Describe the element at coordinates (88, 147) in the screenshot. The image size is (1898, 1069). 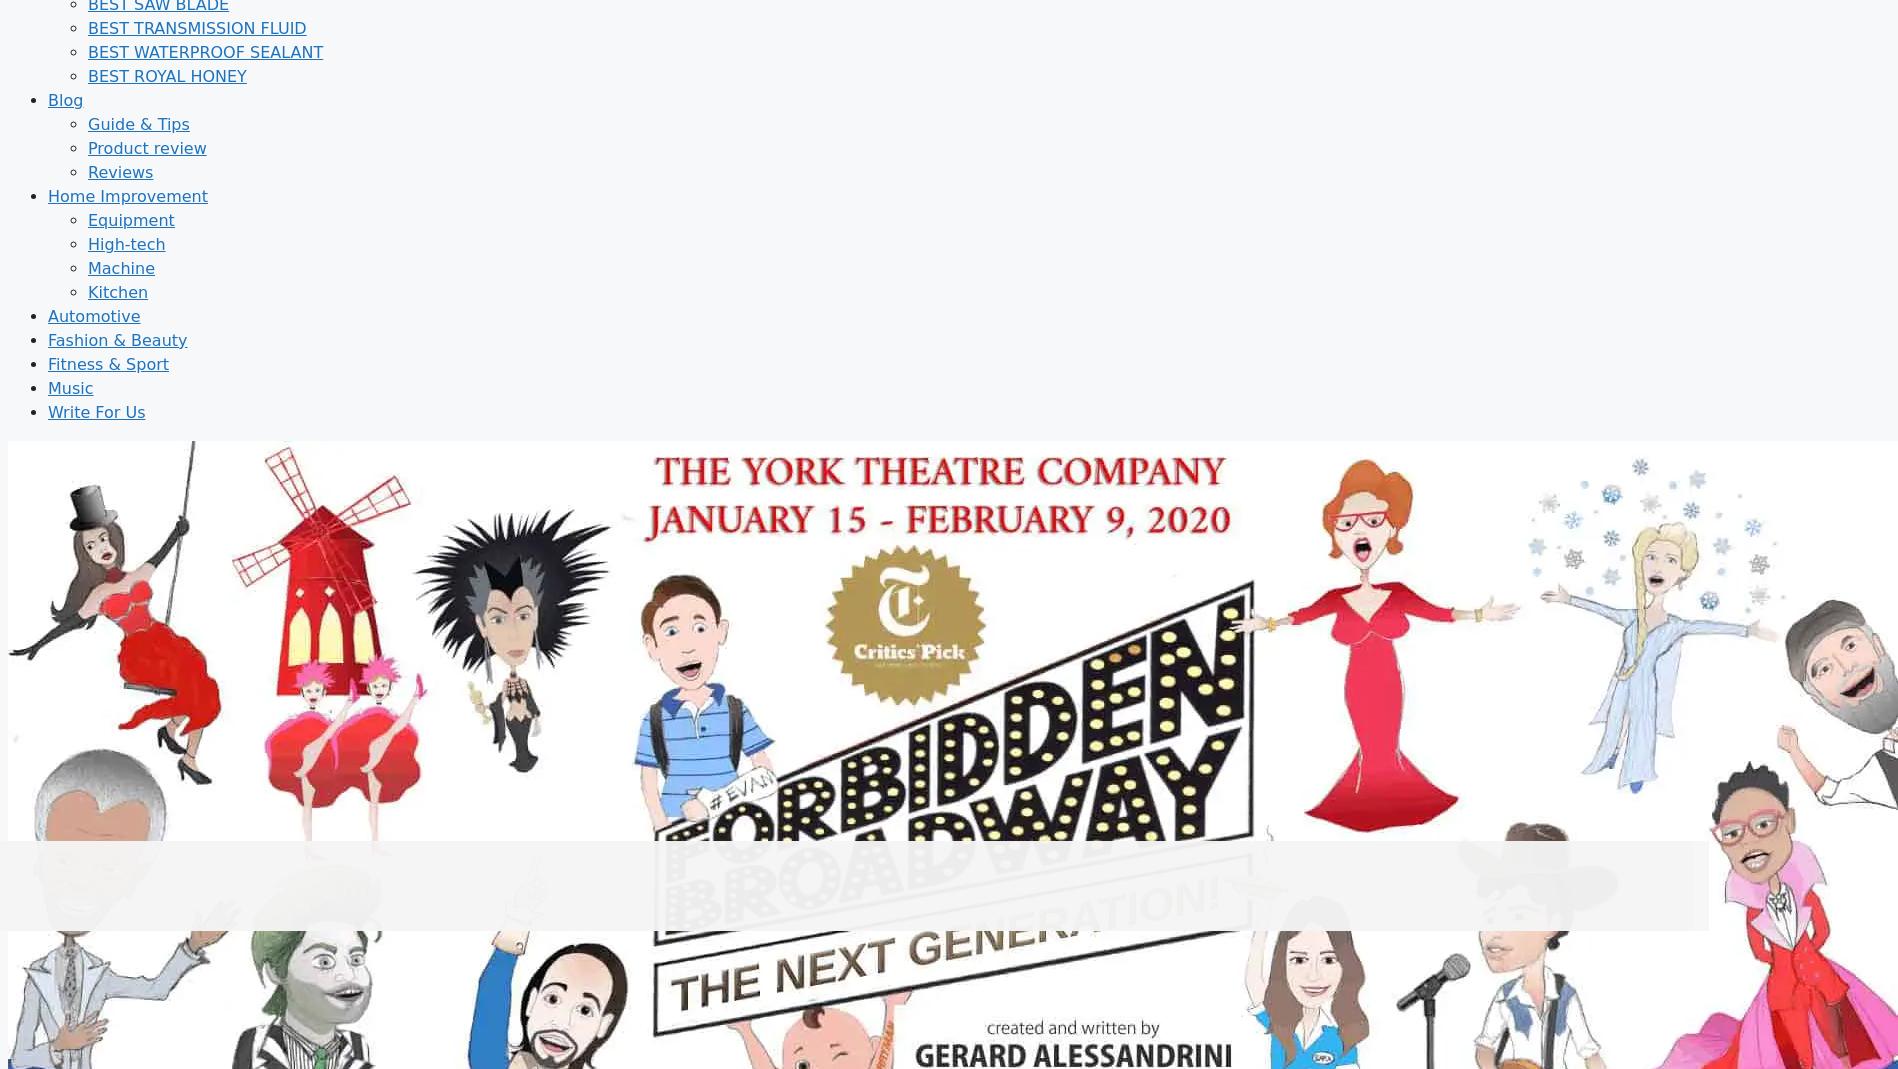
I see `'Product review'` at that location.